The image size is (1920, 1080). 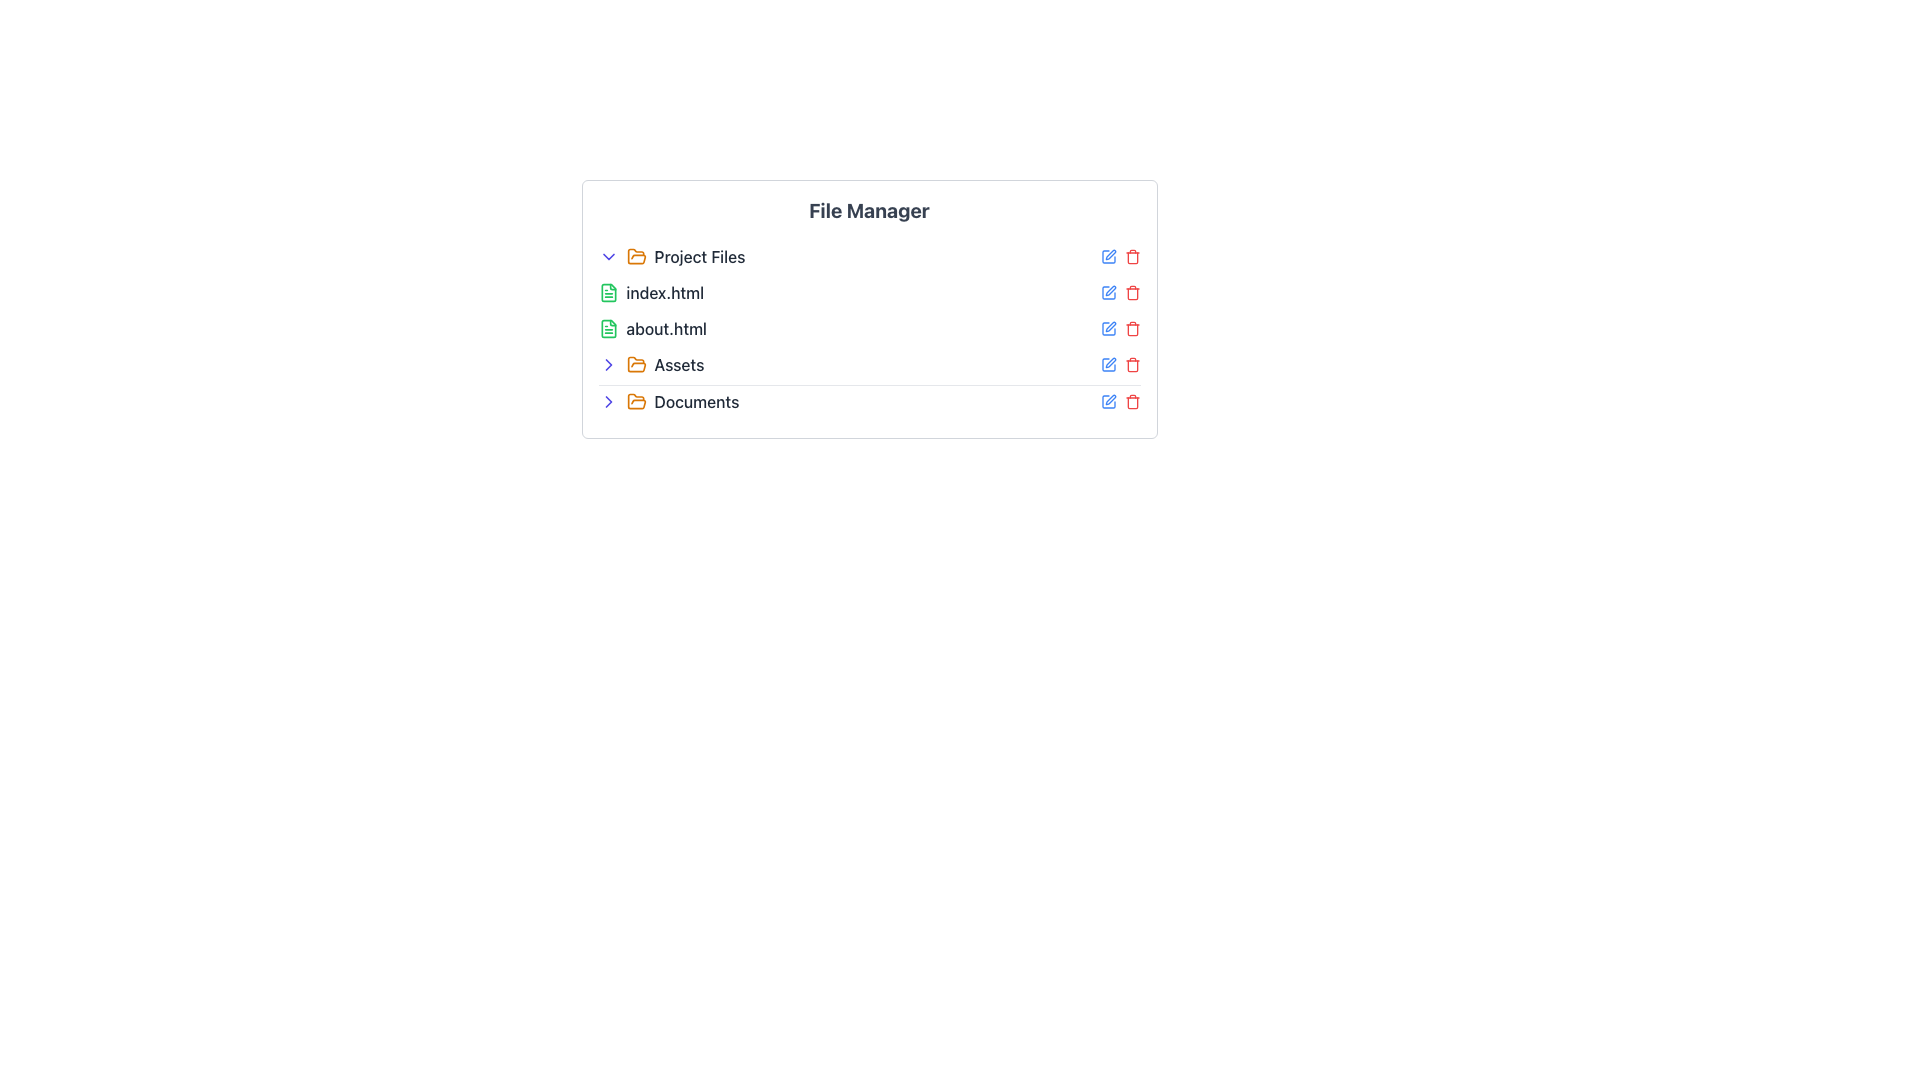 What do you see at coordinates (607, 365) in the screenshot?
I see `the indigo right-pointing chevron icon located to the left of the 'Assets' folder label` at bounding box center [607, 365].